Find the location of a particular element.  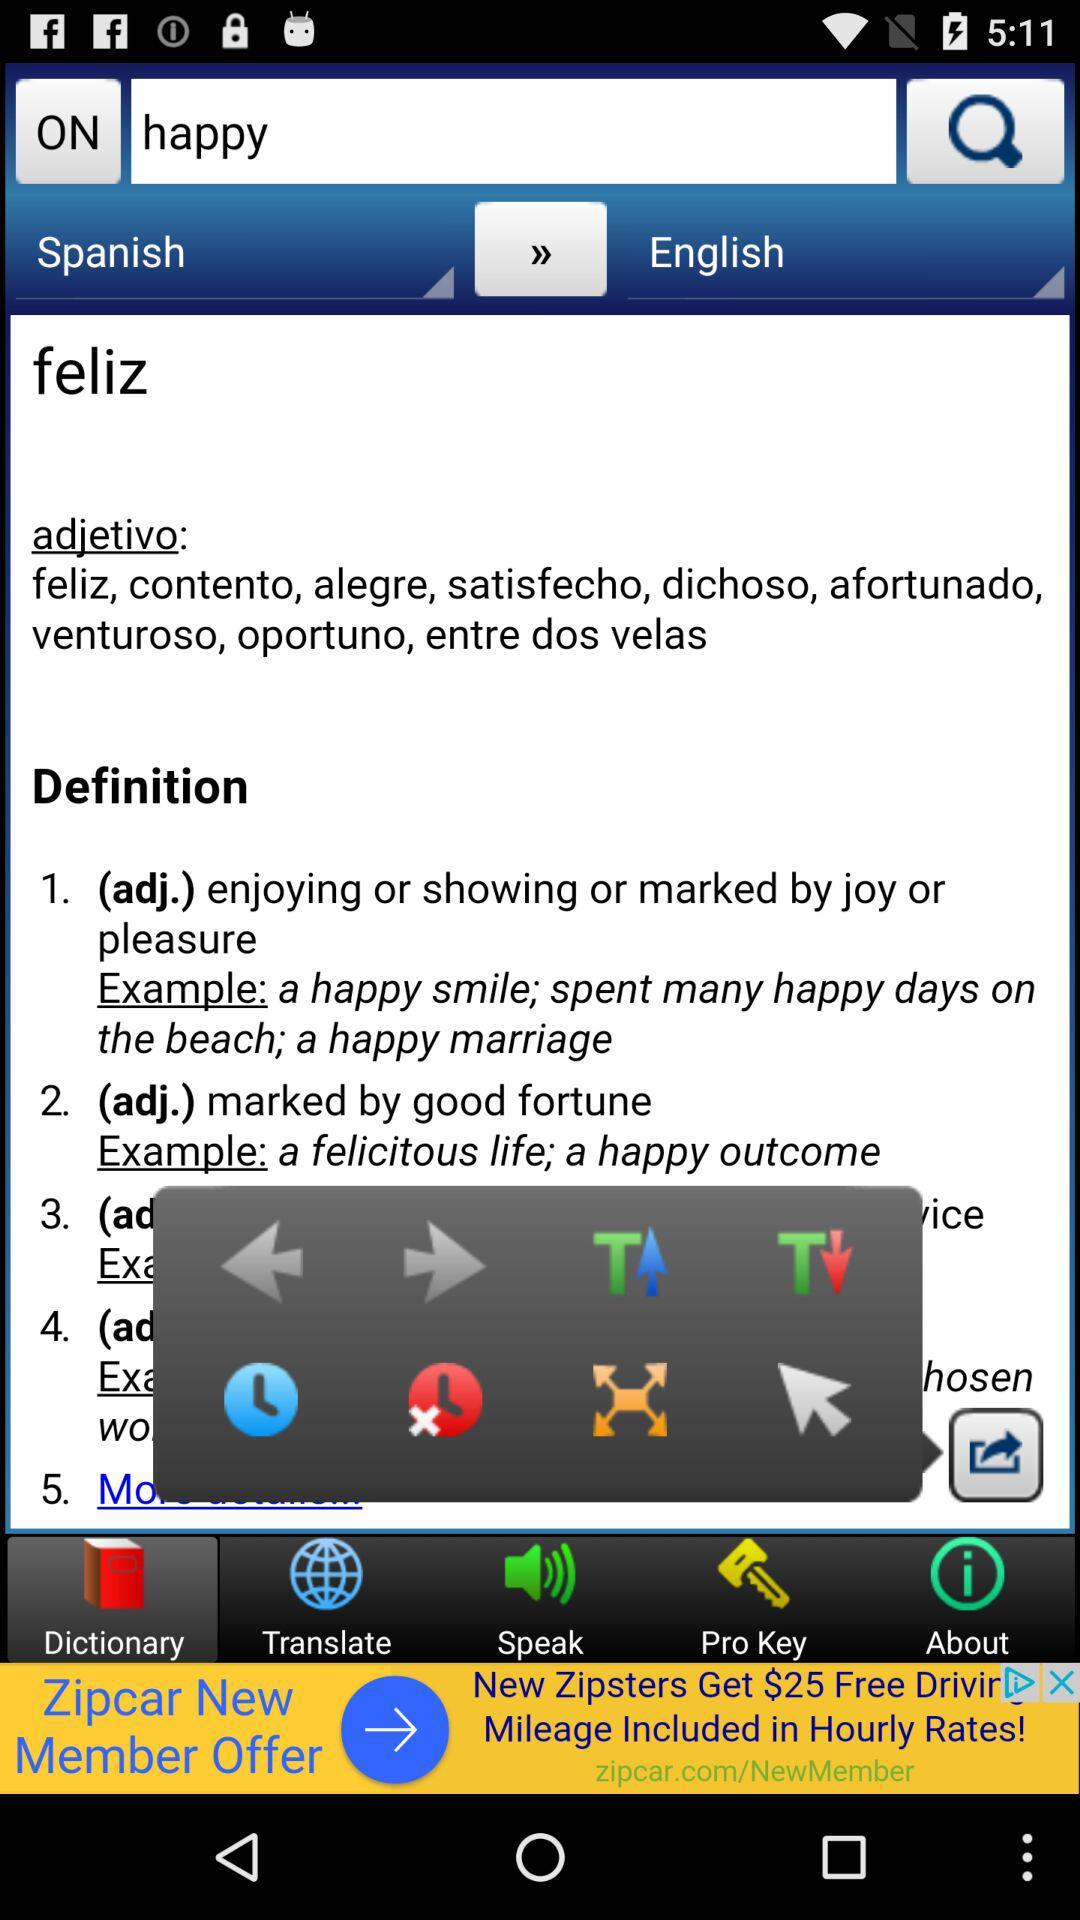

cursor is located at coordinates (814, 1414).